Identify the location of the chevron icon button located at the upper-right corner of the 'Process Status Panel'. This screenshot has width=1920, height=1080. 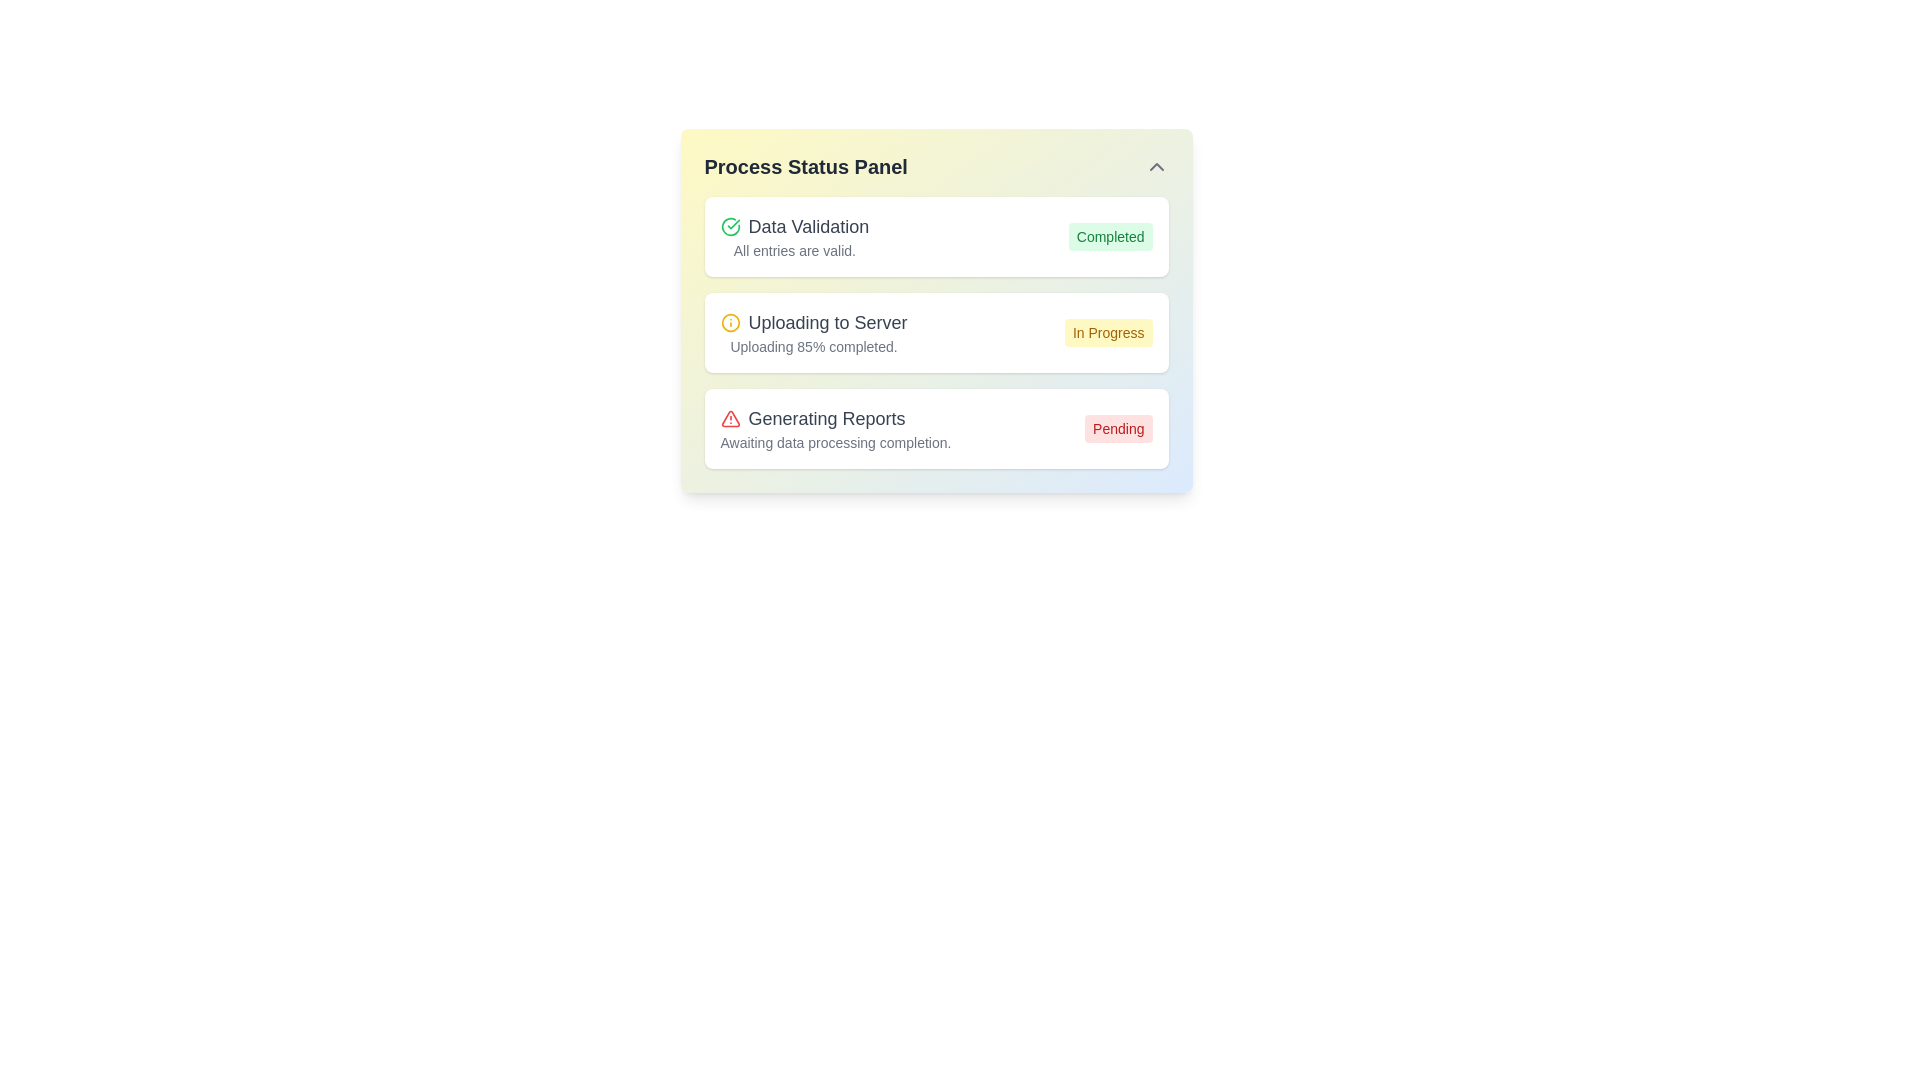
(1156, 165).